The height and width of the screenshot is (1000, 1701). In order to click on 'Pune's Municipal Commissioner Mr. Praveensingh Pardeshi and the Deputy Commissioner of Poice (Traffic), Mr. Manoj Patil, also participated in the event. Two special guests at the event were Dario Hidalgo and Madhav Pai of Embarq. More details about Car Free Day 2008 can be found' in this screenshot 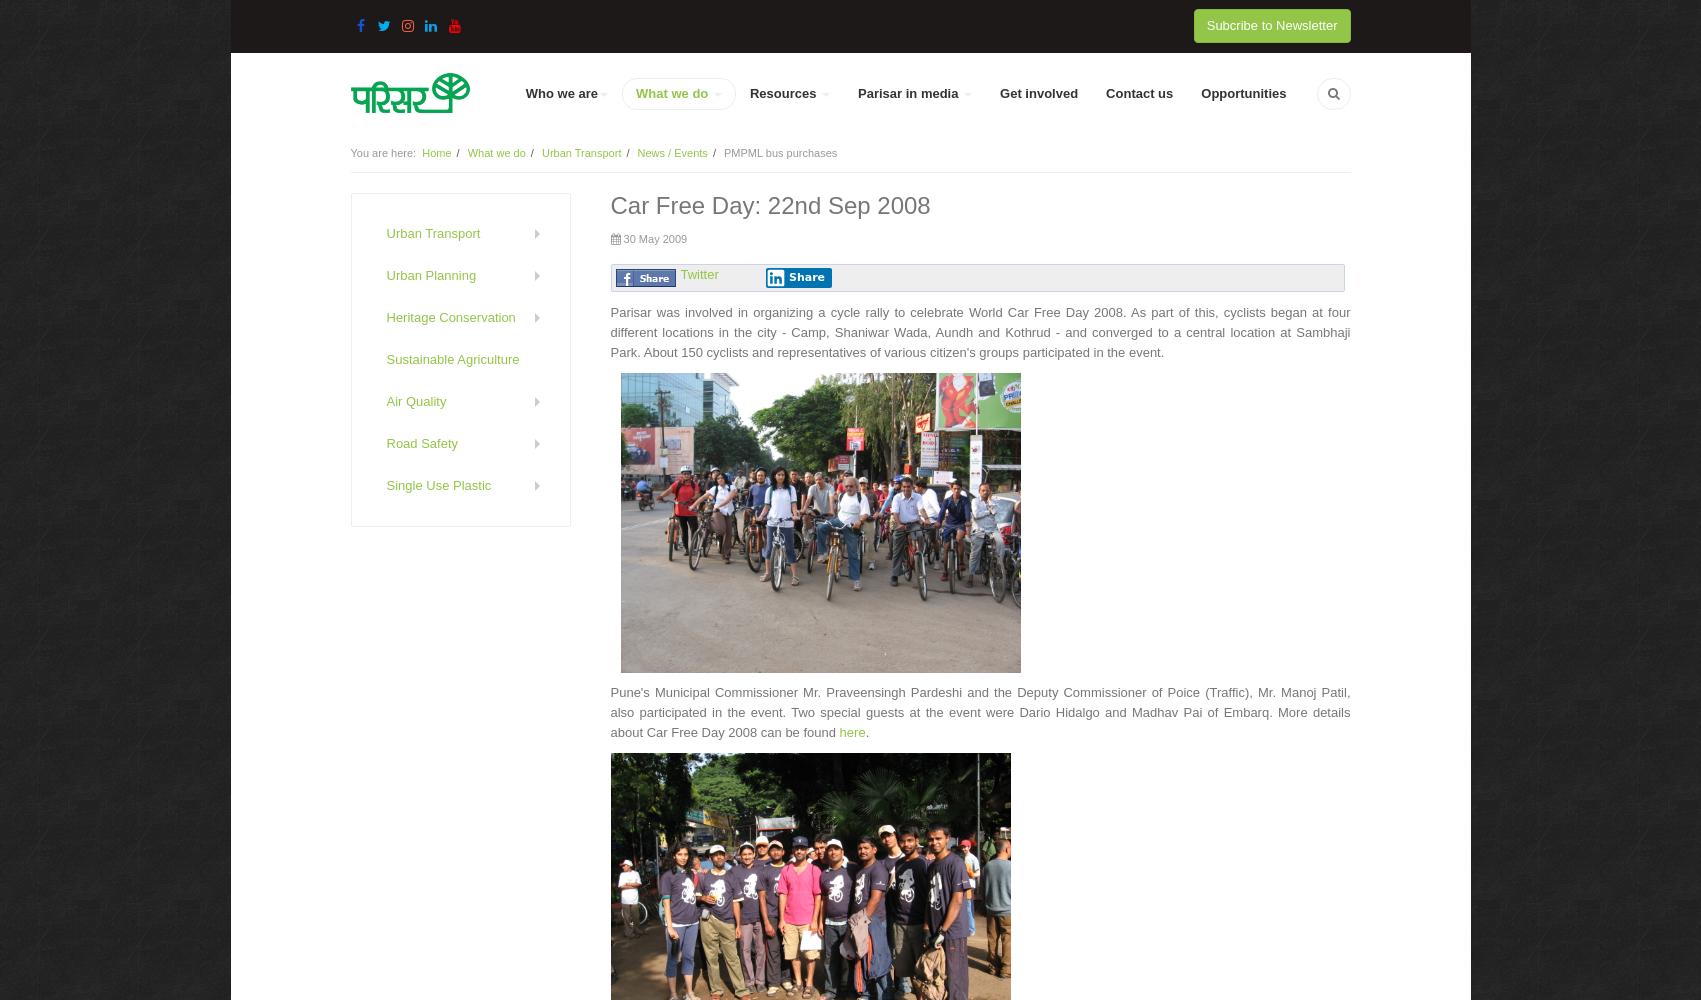, I will do `click(979, 711)`.